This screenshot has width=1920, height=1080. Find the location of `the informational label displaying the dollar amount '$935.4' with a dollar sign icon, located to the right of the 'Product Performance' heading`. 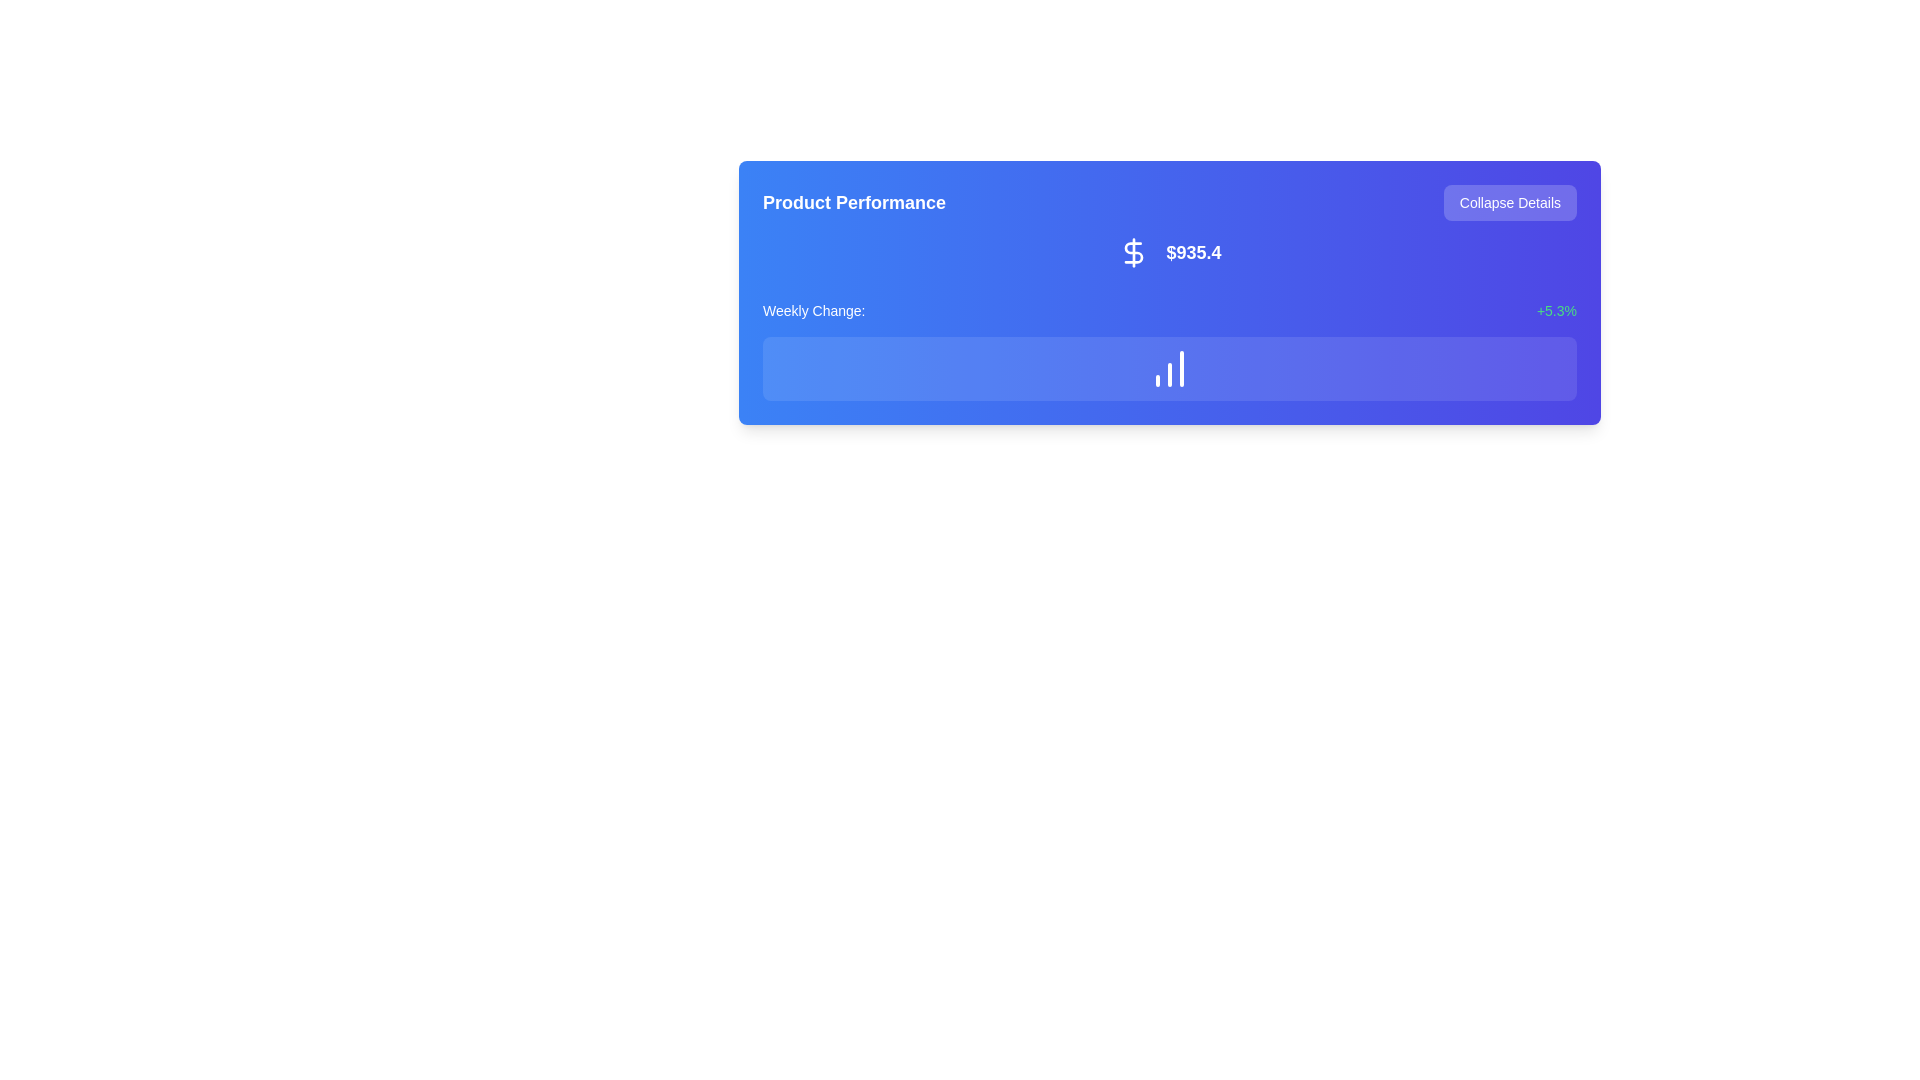

the informational label displaying the dollar amount '$935.4' with a dollar sign icon, located to the right of the 'Product Performance' heading is located at coordinates (1170, 252).